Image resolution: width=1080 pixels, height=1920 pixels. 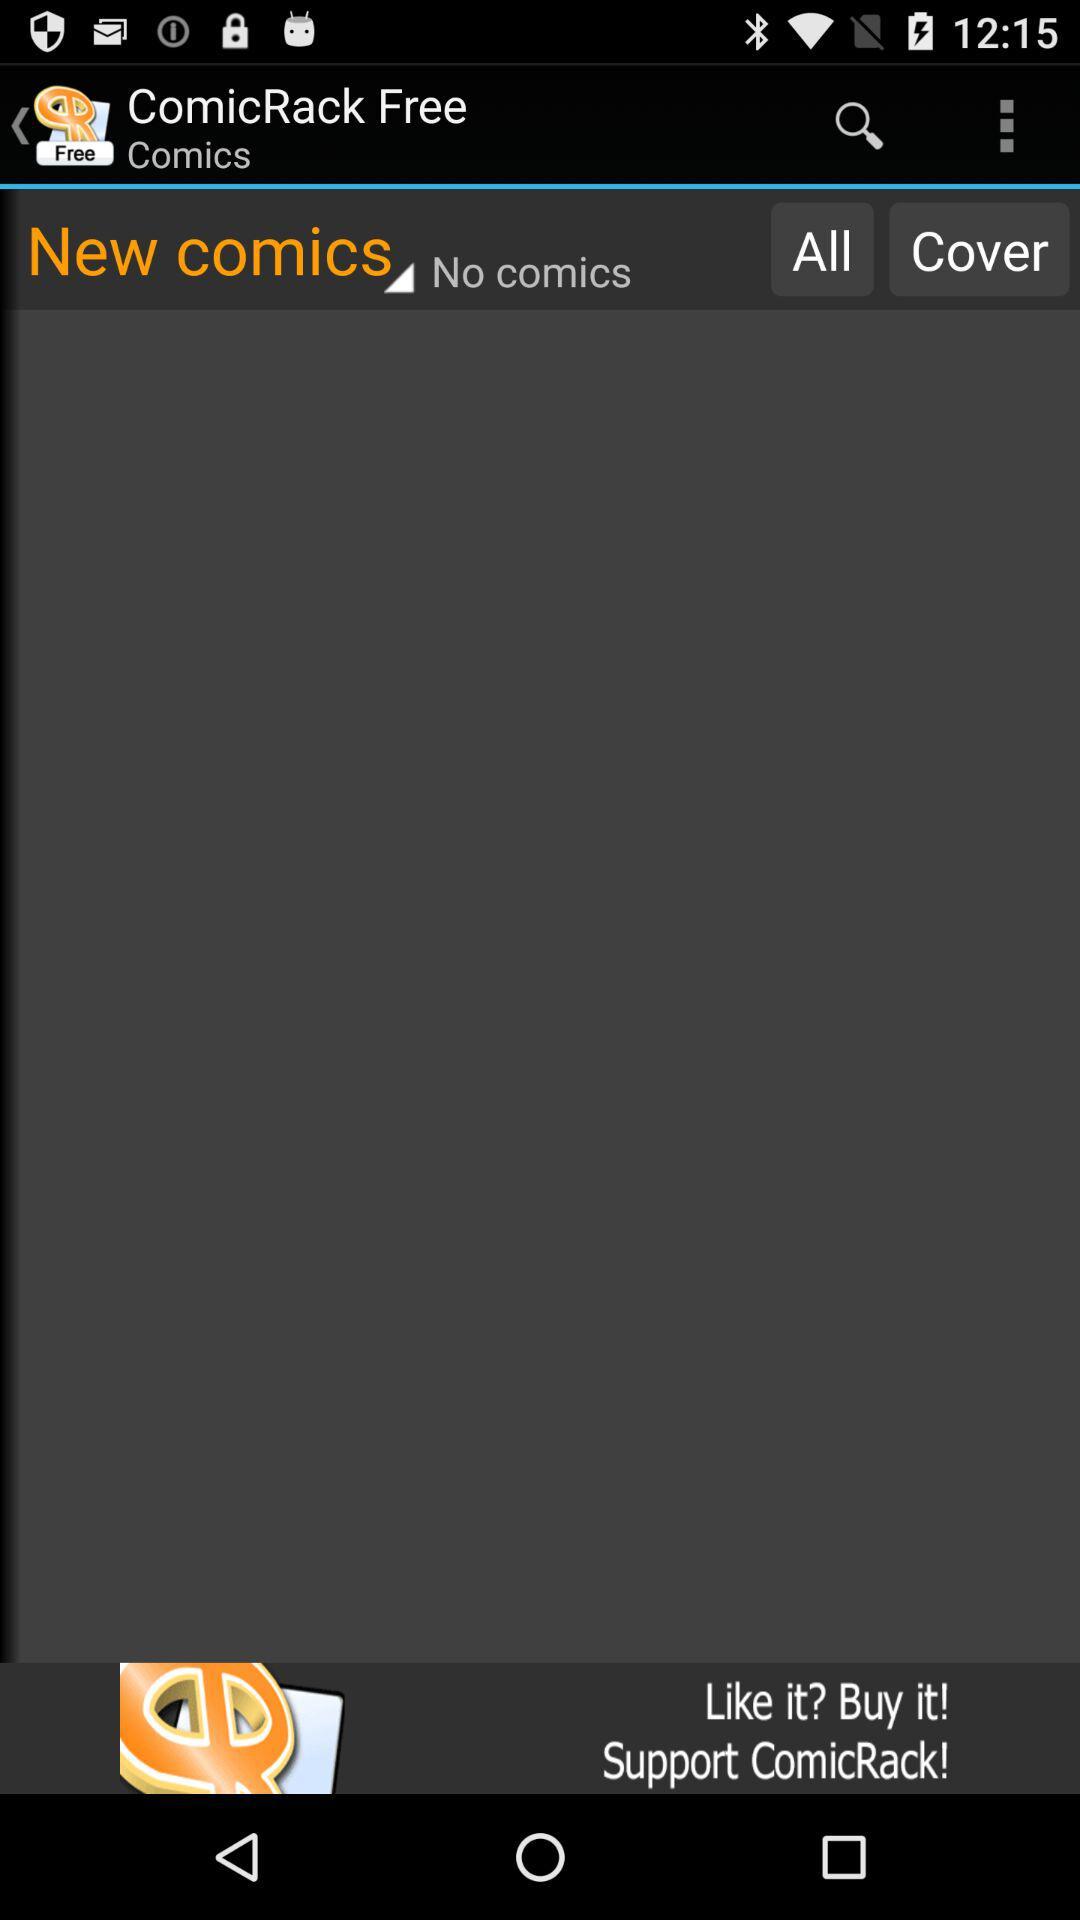 I want to click on the app next to comicrack free icon, so click(x=858, y=124).